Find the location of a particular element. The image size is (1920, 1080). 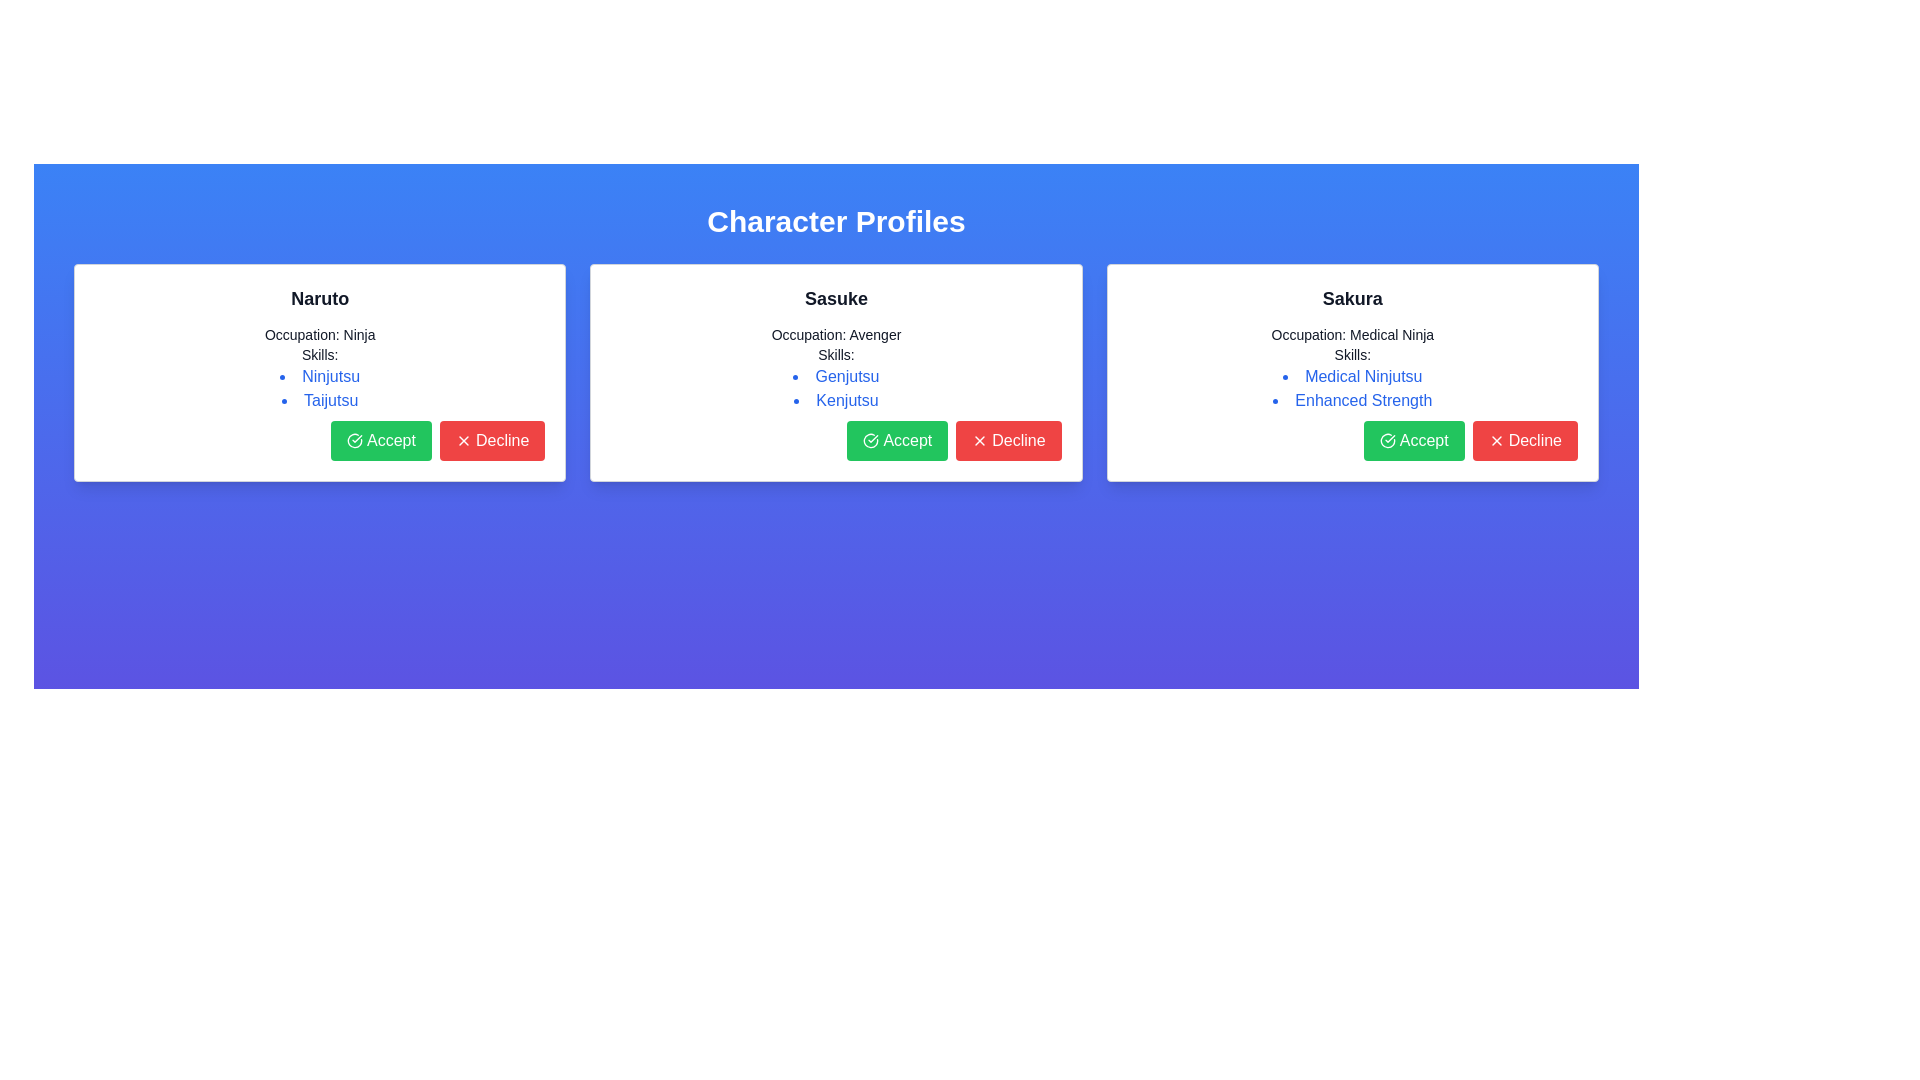

the small red 'X' icon located to the left of the 'Decline' text in the red button at the bottom-right of Sasuke's profile card is located at coordinates (980, 439).